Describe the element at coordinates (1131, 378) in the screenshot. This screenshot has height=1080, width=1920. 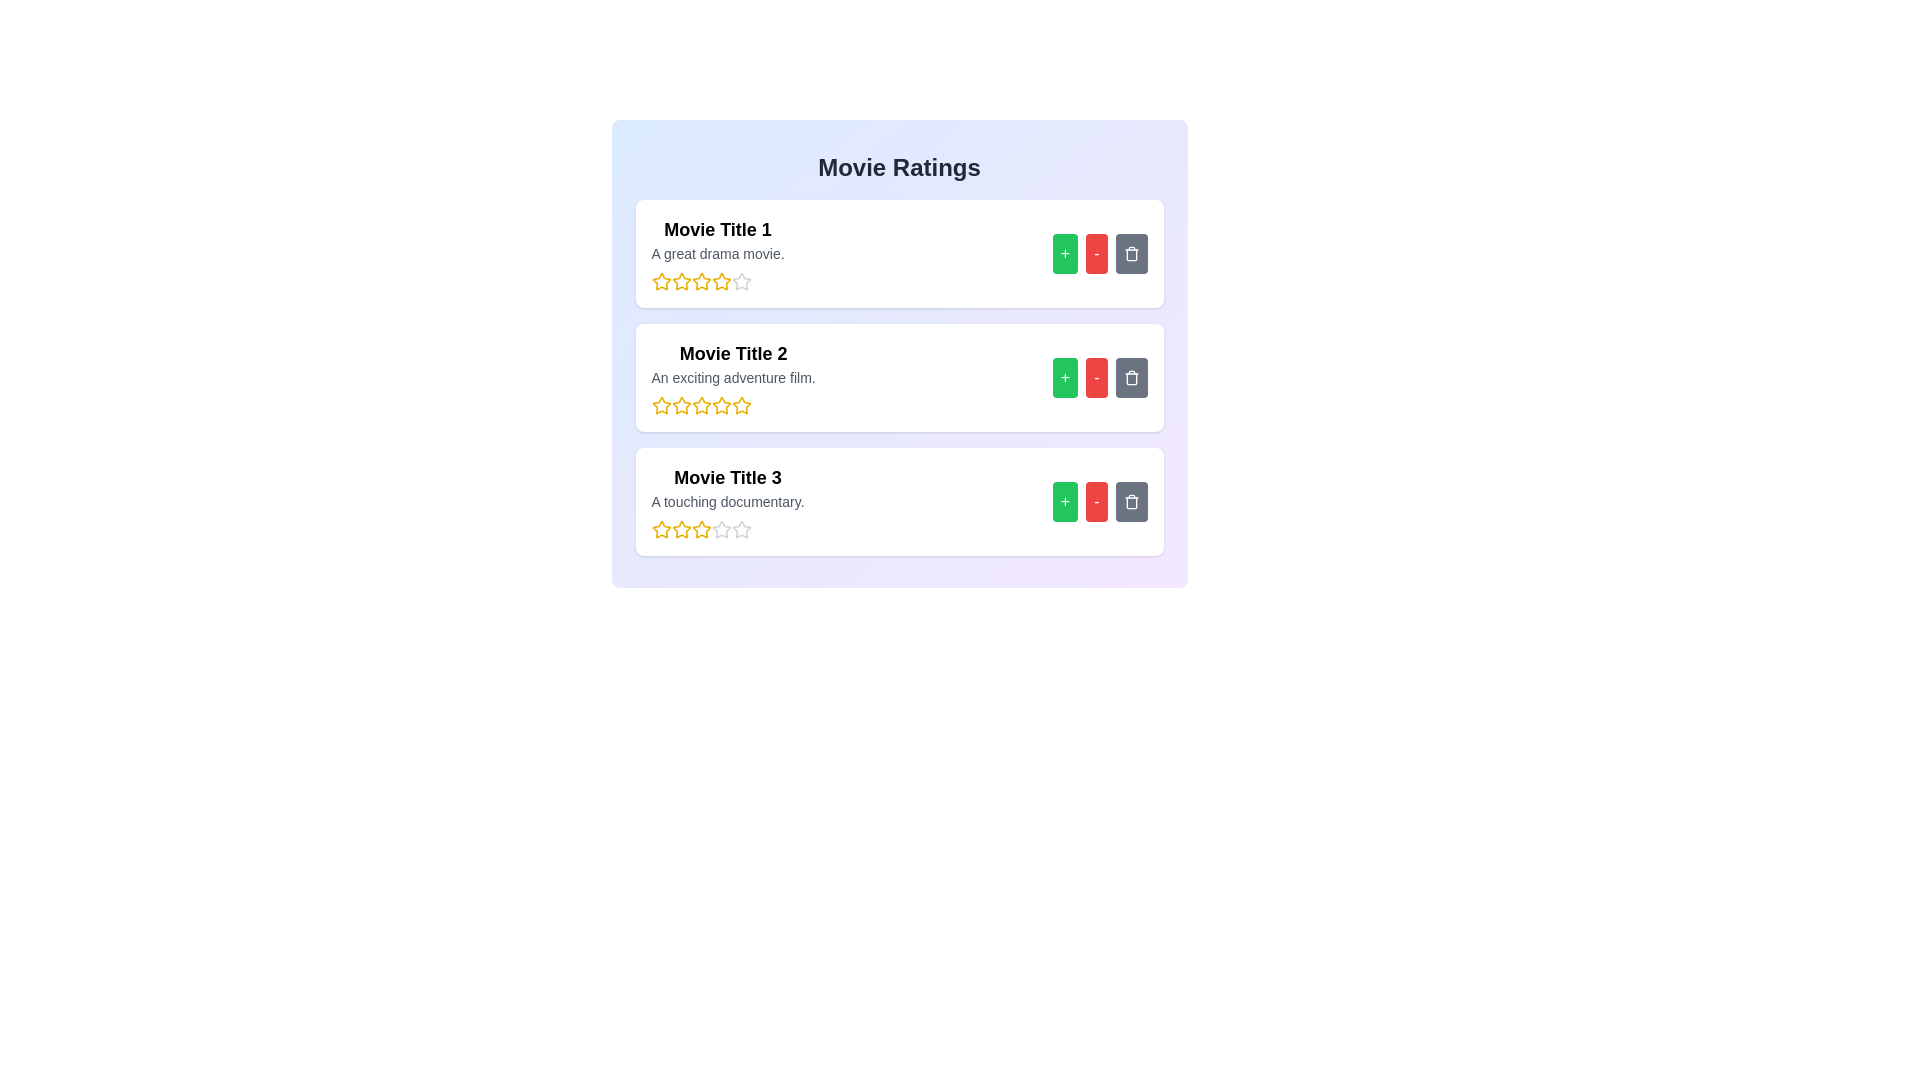
I see `trash icon for the movie titled Movie Title 2 to remove it from the list` at that location.